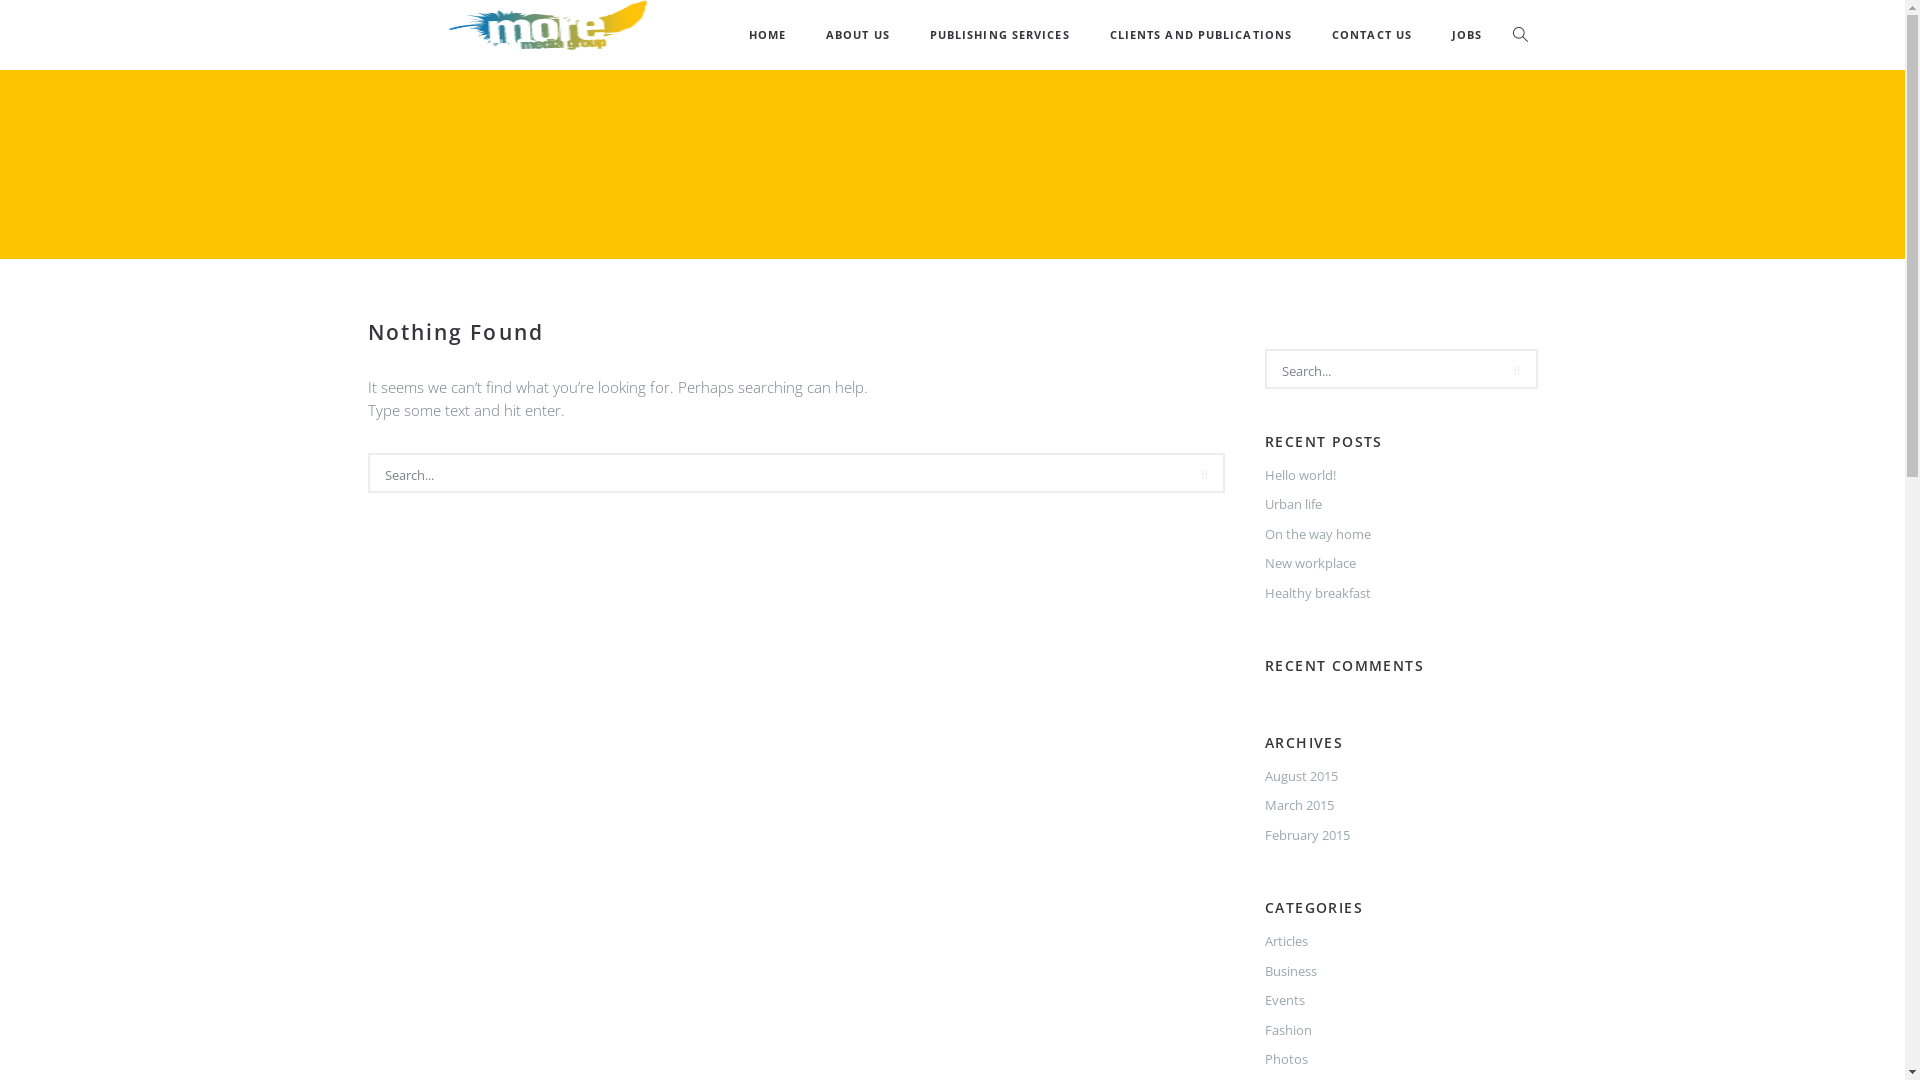 Image resolution: width=1920 pixels, height=1080 pixels. What do you see at coordinates (1264, 970) in the screenshot?
I see `'Business'` at bounding box center [1264, 970].